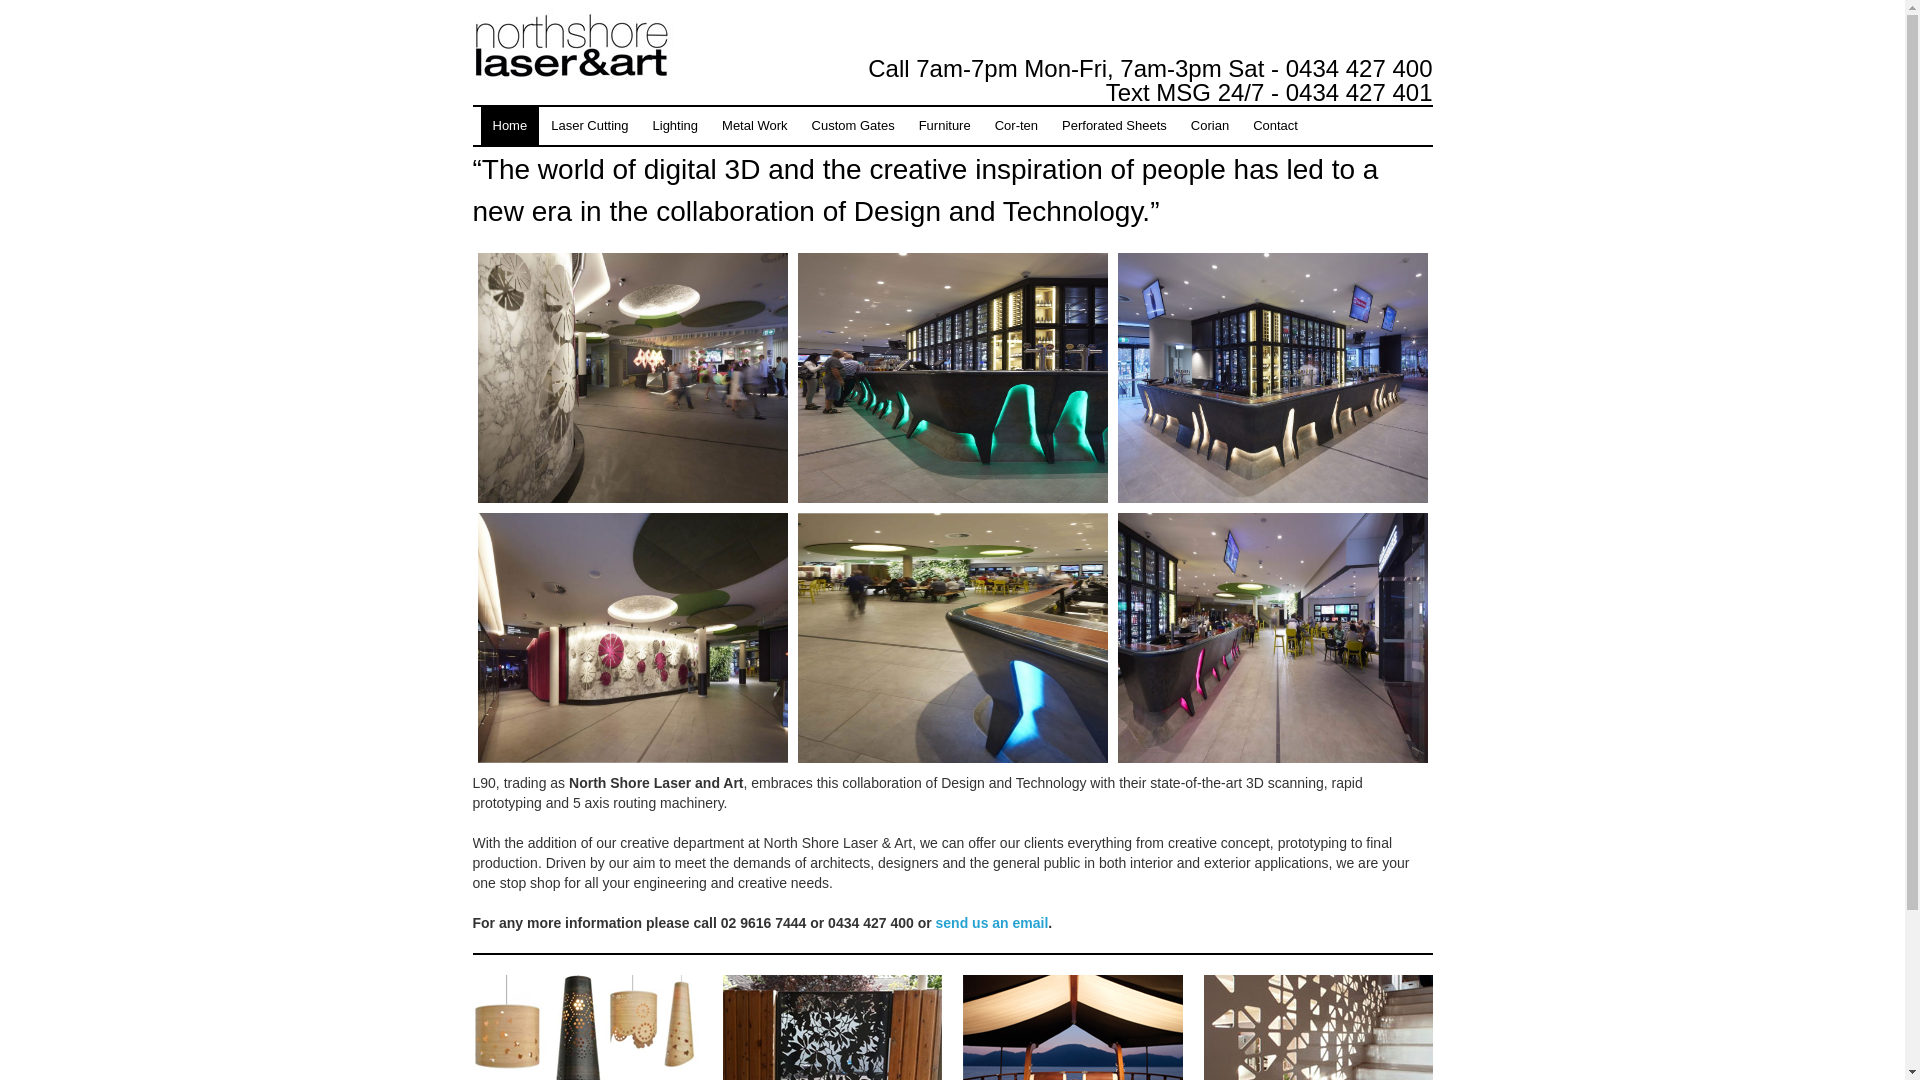 This screenshot has height=1080, width=1920. I want to click on 'Contact', so click(1274, 126).